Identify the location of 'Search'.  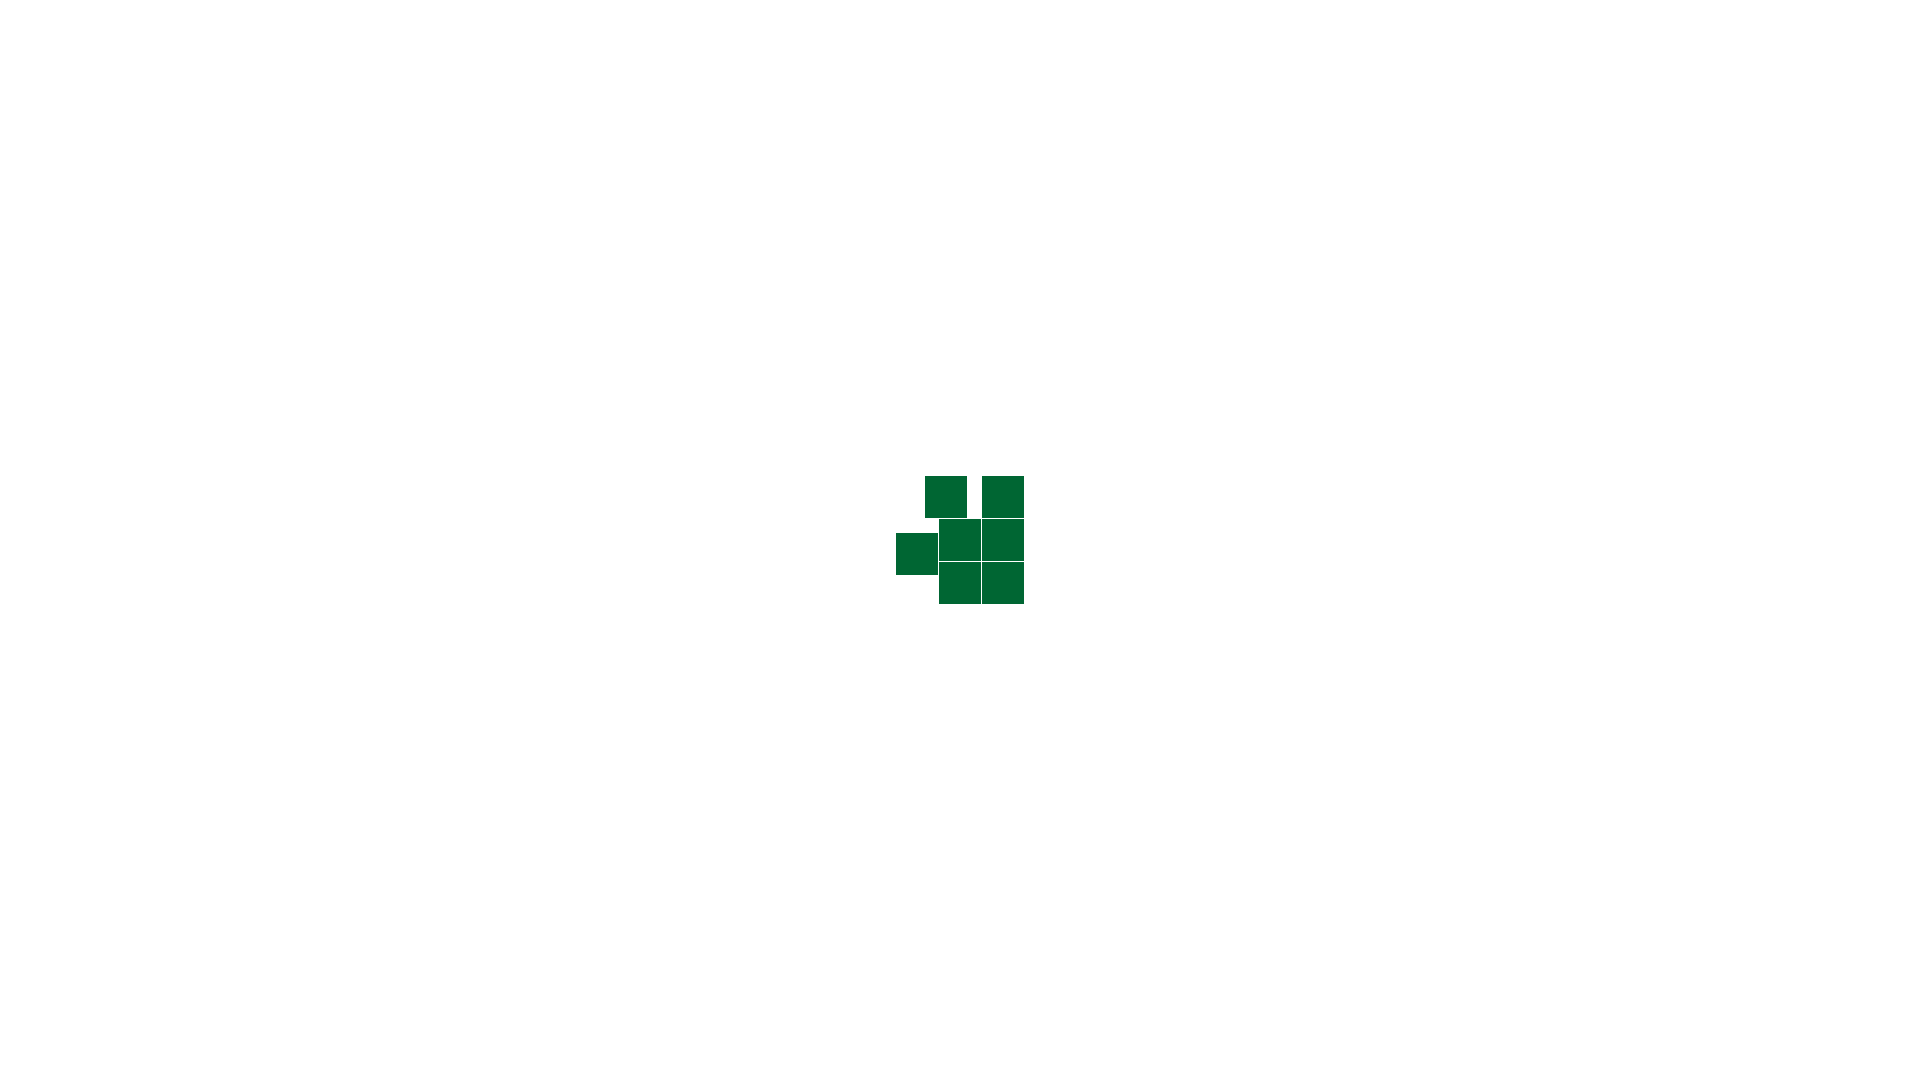
(1420, 503).